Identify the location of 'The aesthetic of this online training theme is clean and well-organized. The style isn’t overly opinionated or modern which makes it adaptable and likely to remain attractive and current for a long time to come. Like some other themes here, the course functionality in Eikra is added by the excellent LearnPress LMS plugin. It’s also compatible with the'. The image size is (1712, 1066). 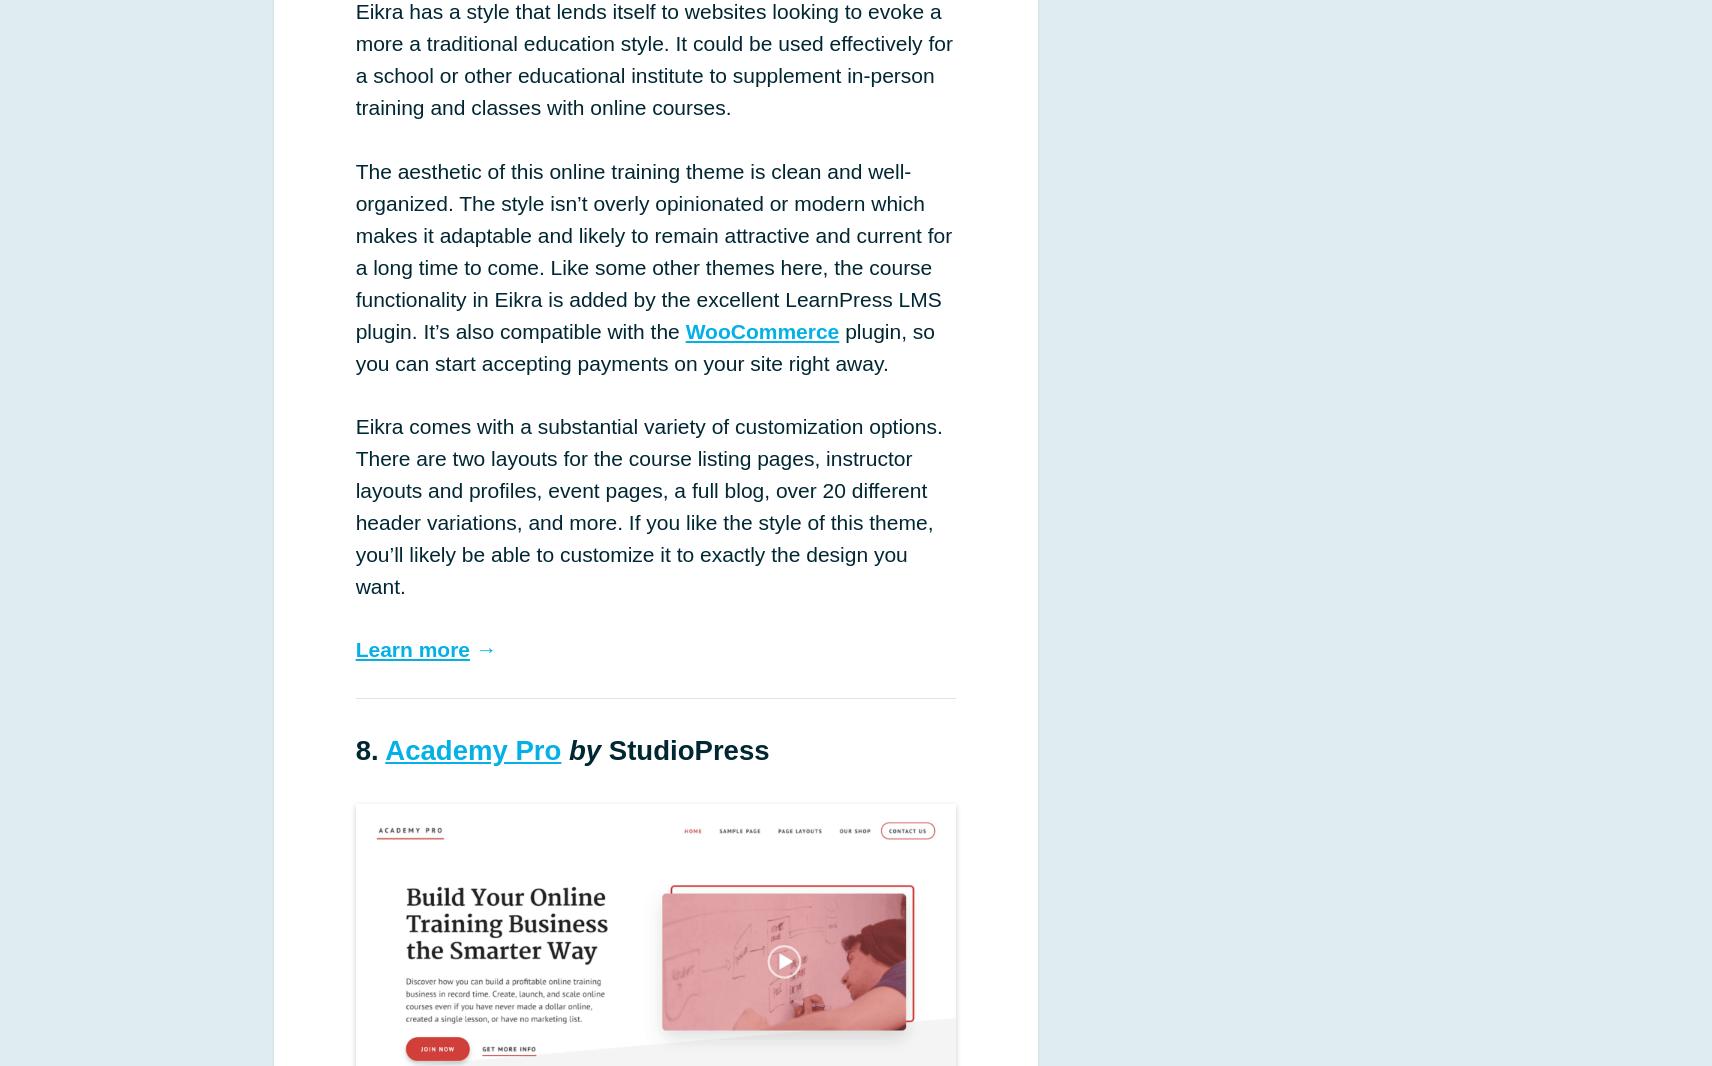
(653, 249).